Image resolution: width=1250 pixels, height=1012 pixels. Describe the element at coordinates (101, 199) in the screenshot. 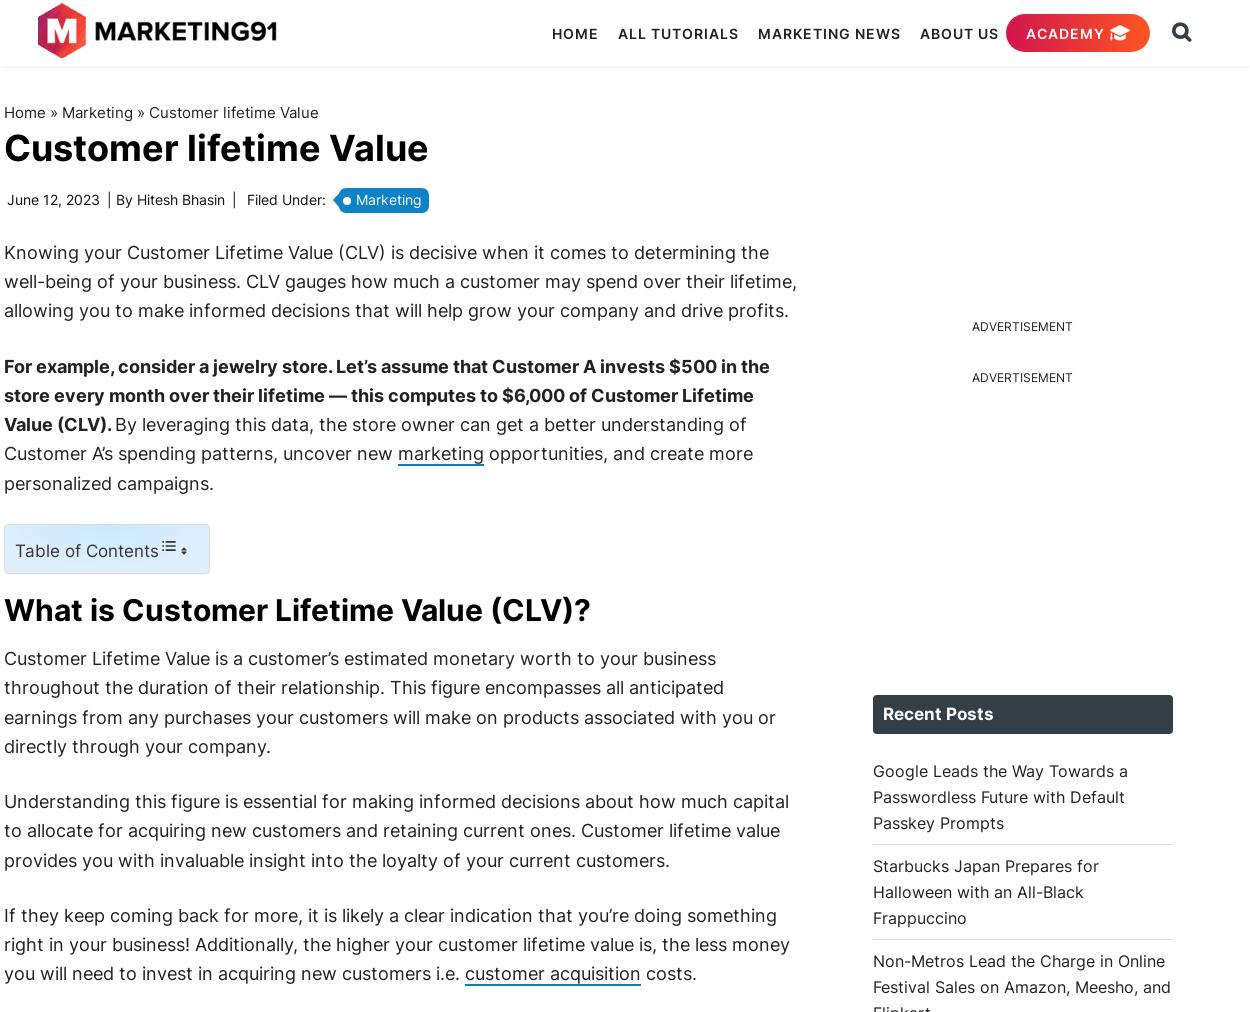

I see `'| By'` at that location.